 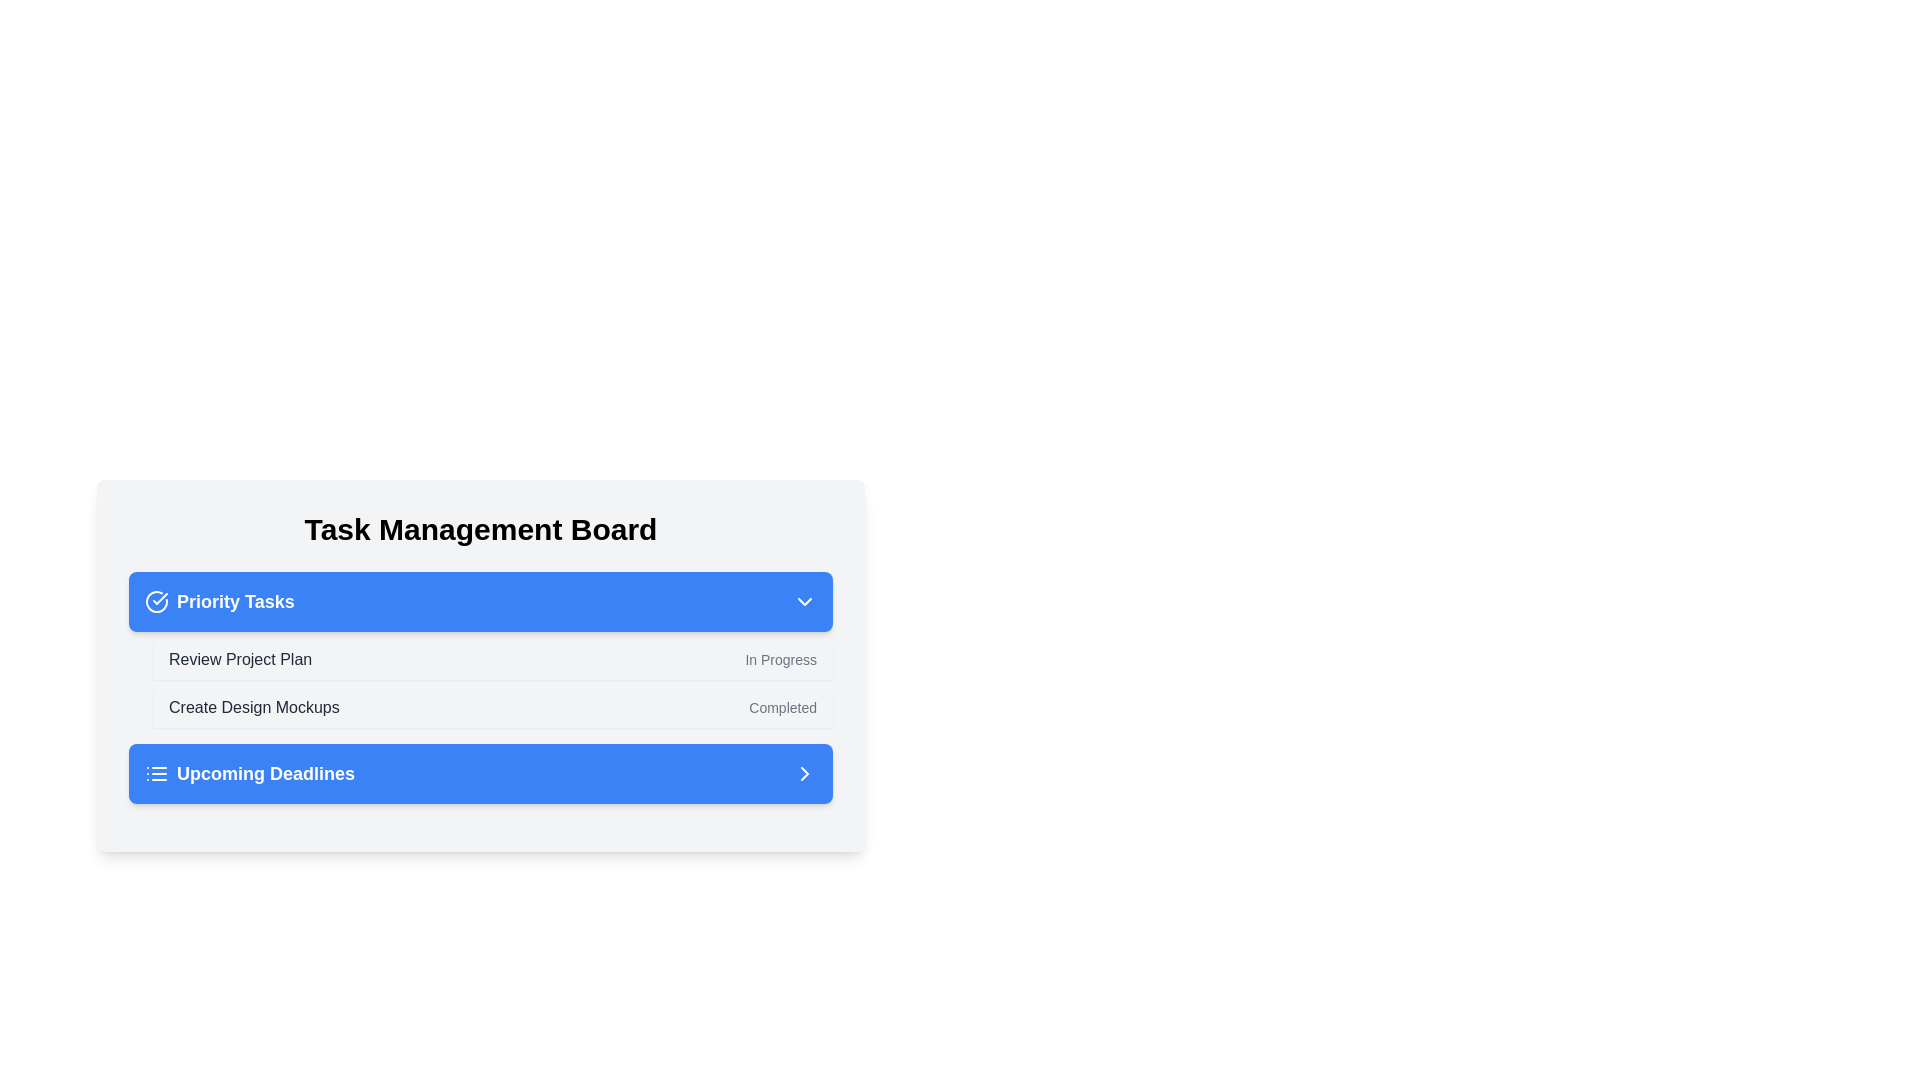 I want to click on the status indicator text label for the 'Review Project Plan' task located in the 'Priority Tasks' section of the task management application interface, so click(x=780, y=659).